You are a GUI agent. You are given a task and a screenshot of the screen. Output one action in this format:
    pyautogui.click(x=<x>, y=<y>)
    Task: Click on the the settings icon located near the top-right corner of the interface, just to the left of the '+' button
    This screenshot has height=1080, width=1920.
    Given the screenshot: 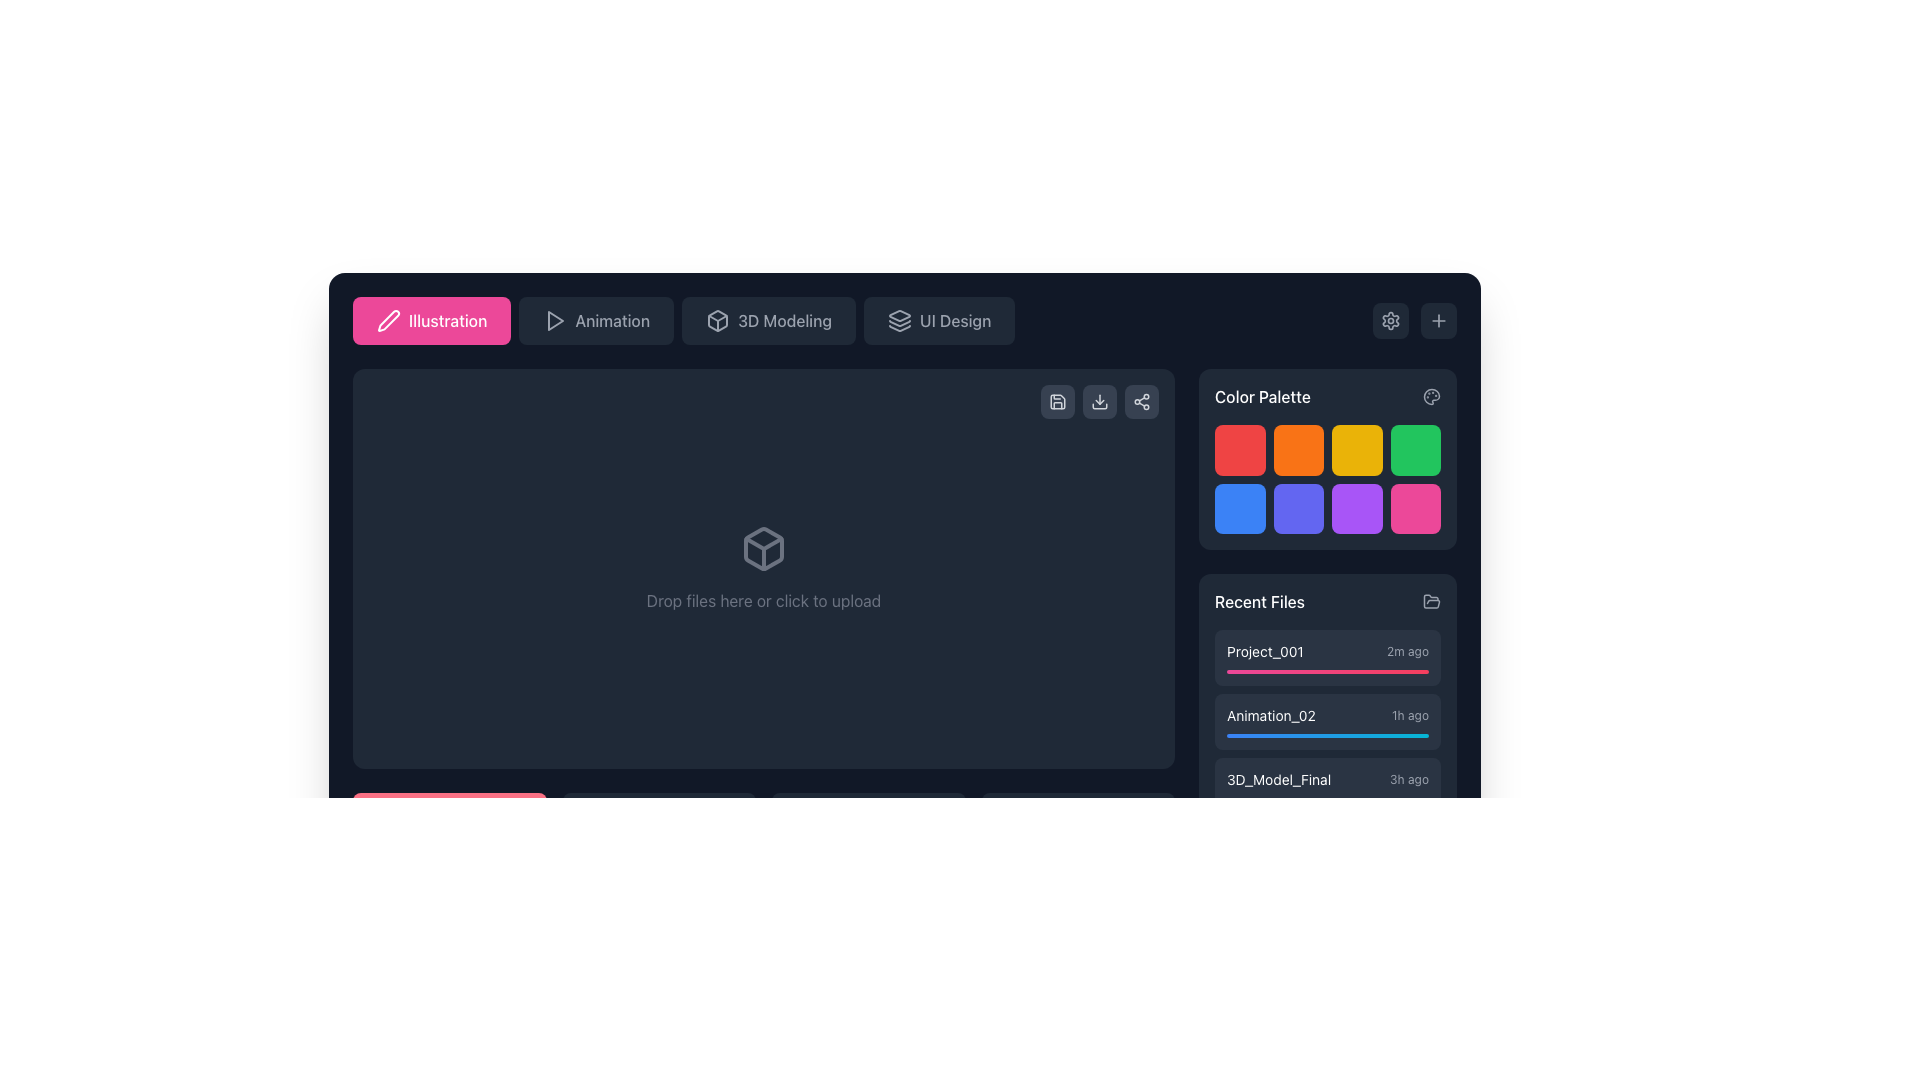 What is the action you would take?
    pyautogui.click(x=1390, y=319)
    